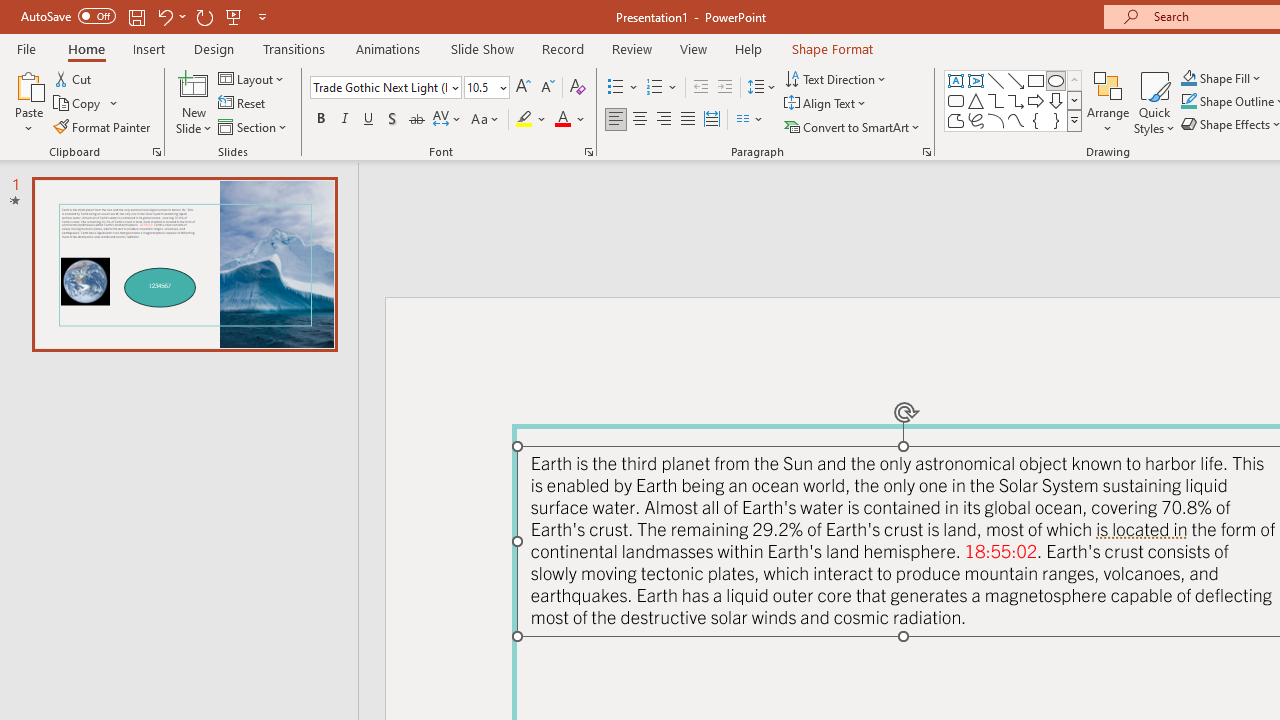 The width and height of the screenshot is (1280, 720). What do you see at coordinates (561, 119) in the screenshot?
I see `'Font Color Red'` at bounding box center [561, 119].